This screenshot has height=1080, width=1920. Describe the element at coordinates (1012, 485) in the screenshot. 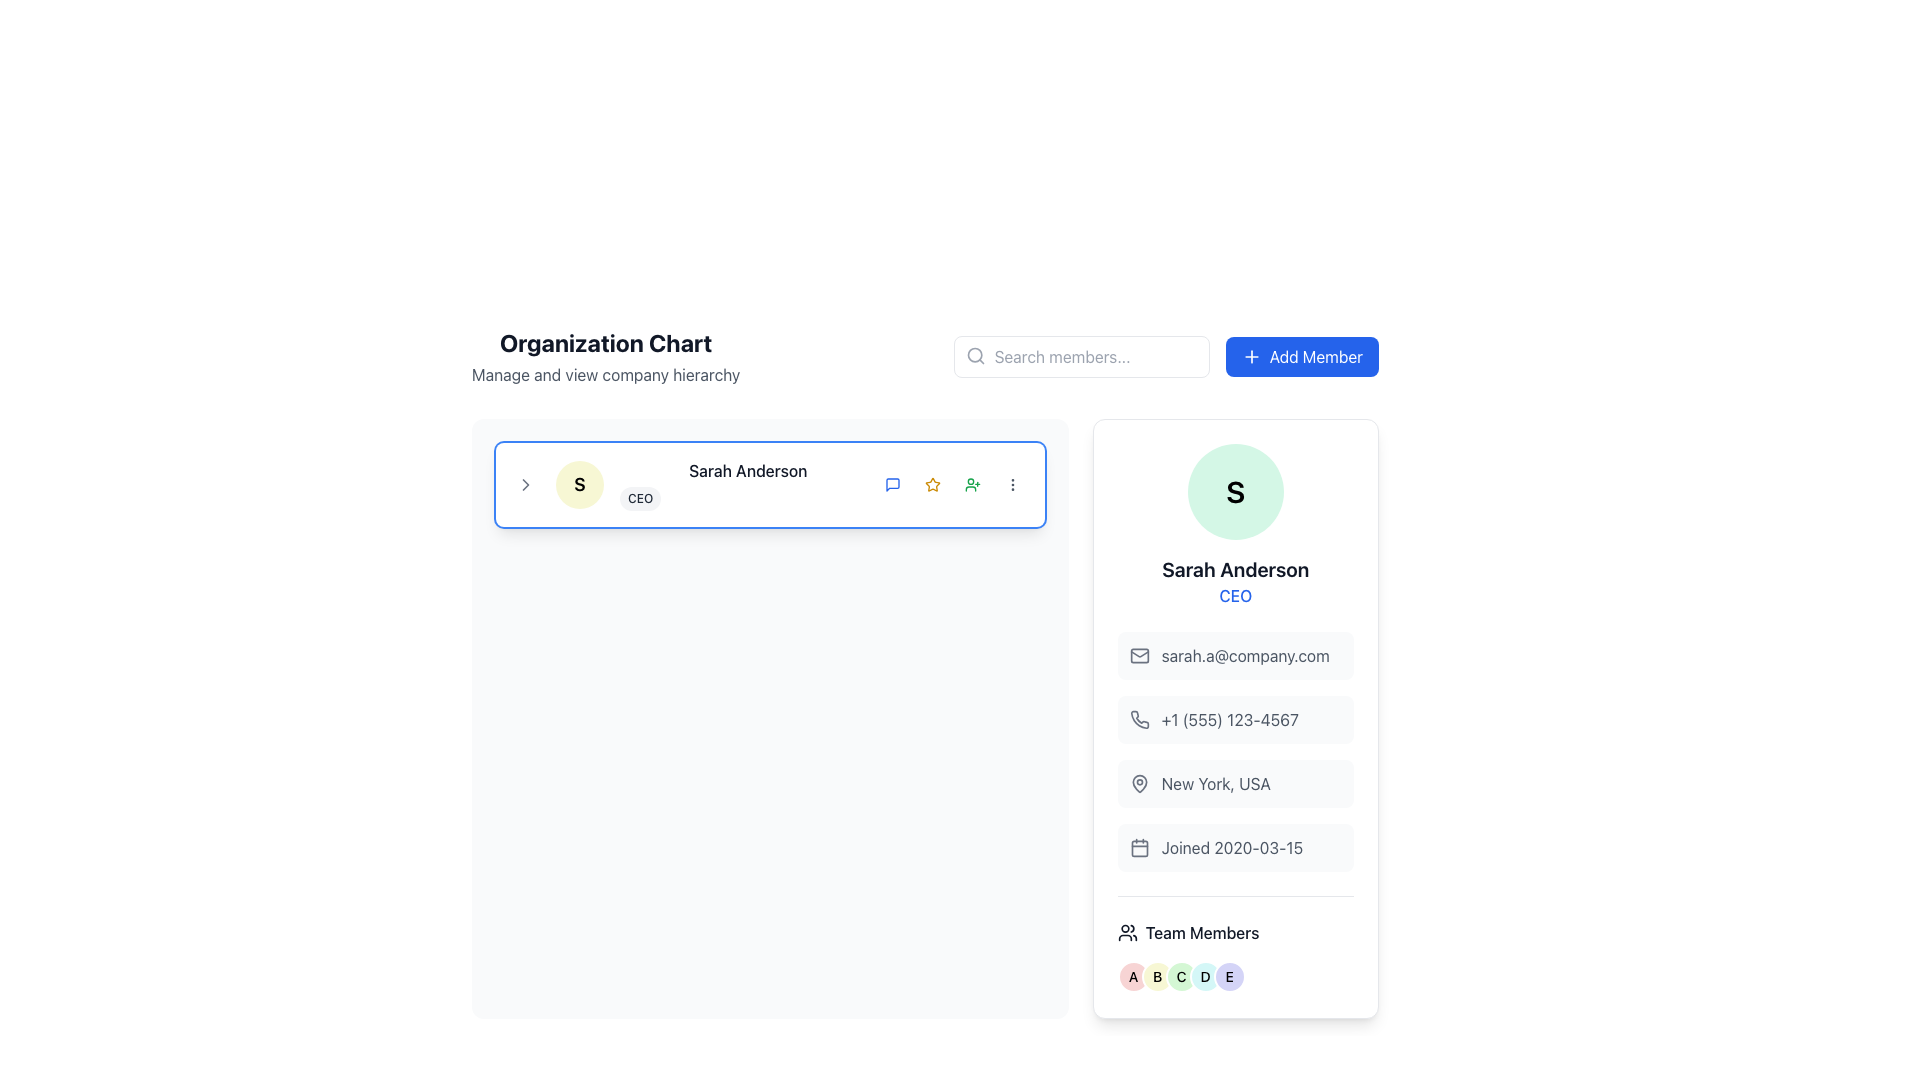

I see `the Icon Button located at the far right end of the horizontal row of interactive elements` at that location.